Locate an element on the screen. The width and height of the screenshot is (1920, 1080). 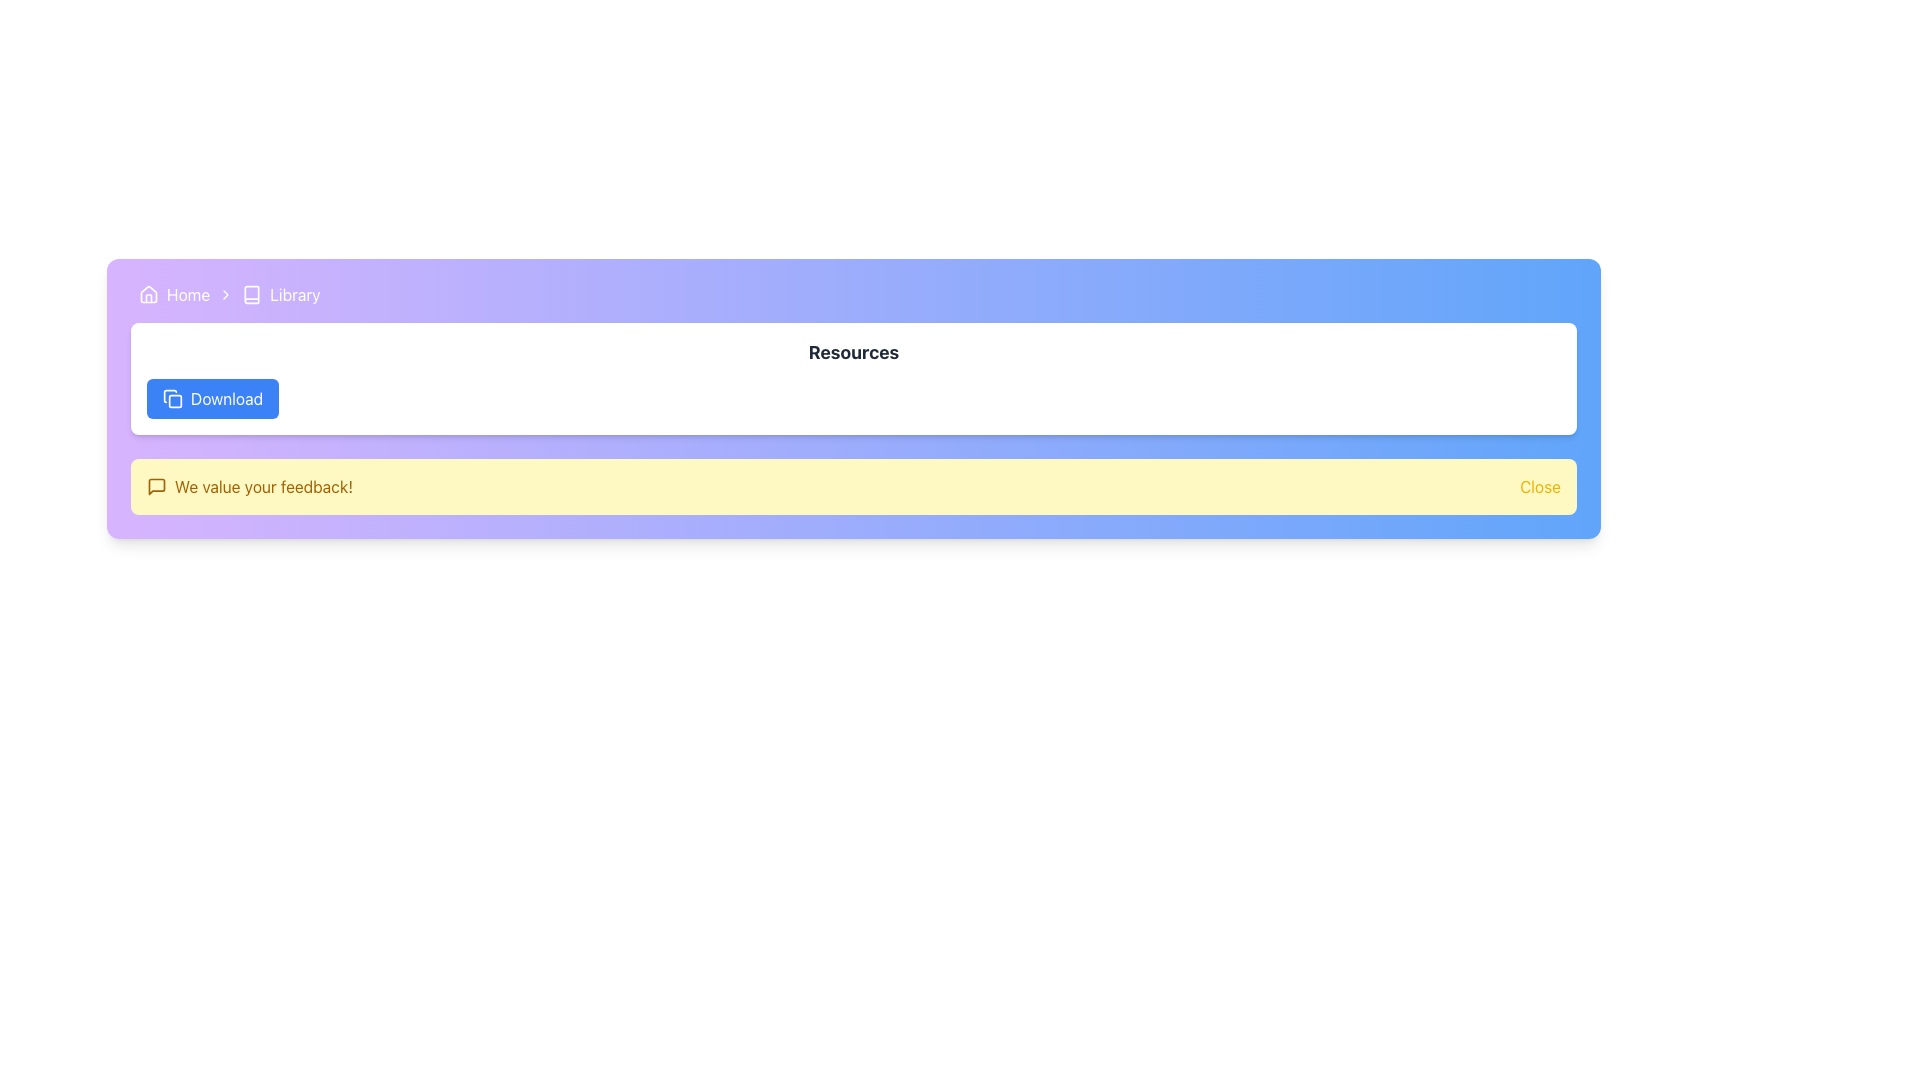
the 'Home' button, which is a horizontally aligned navigation element with a house icon located in the top-left corner of the navigation bar, preceding the 'Library' link is located at coordinates (174, 294).